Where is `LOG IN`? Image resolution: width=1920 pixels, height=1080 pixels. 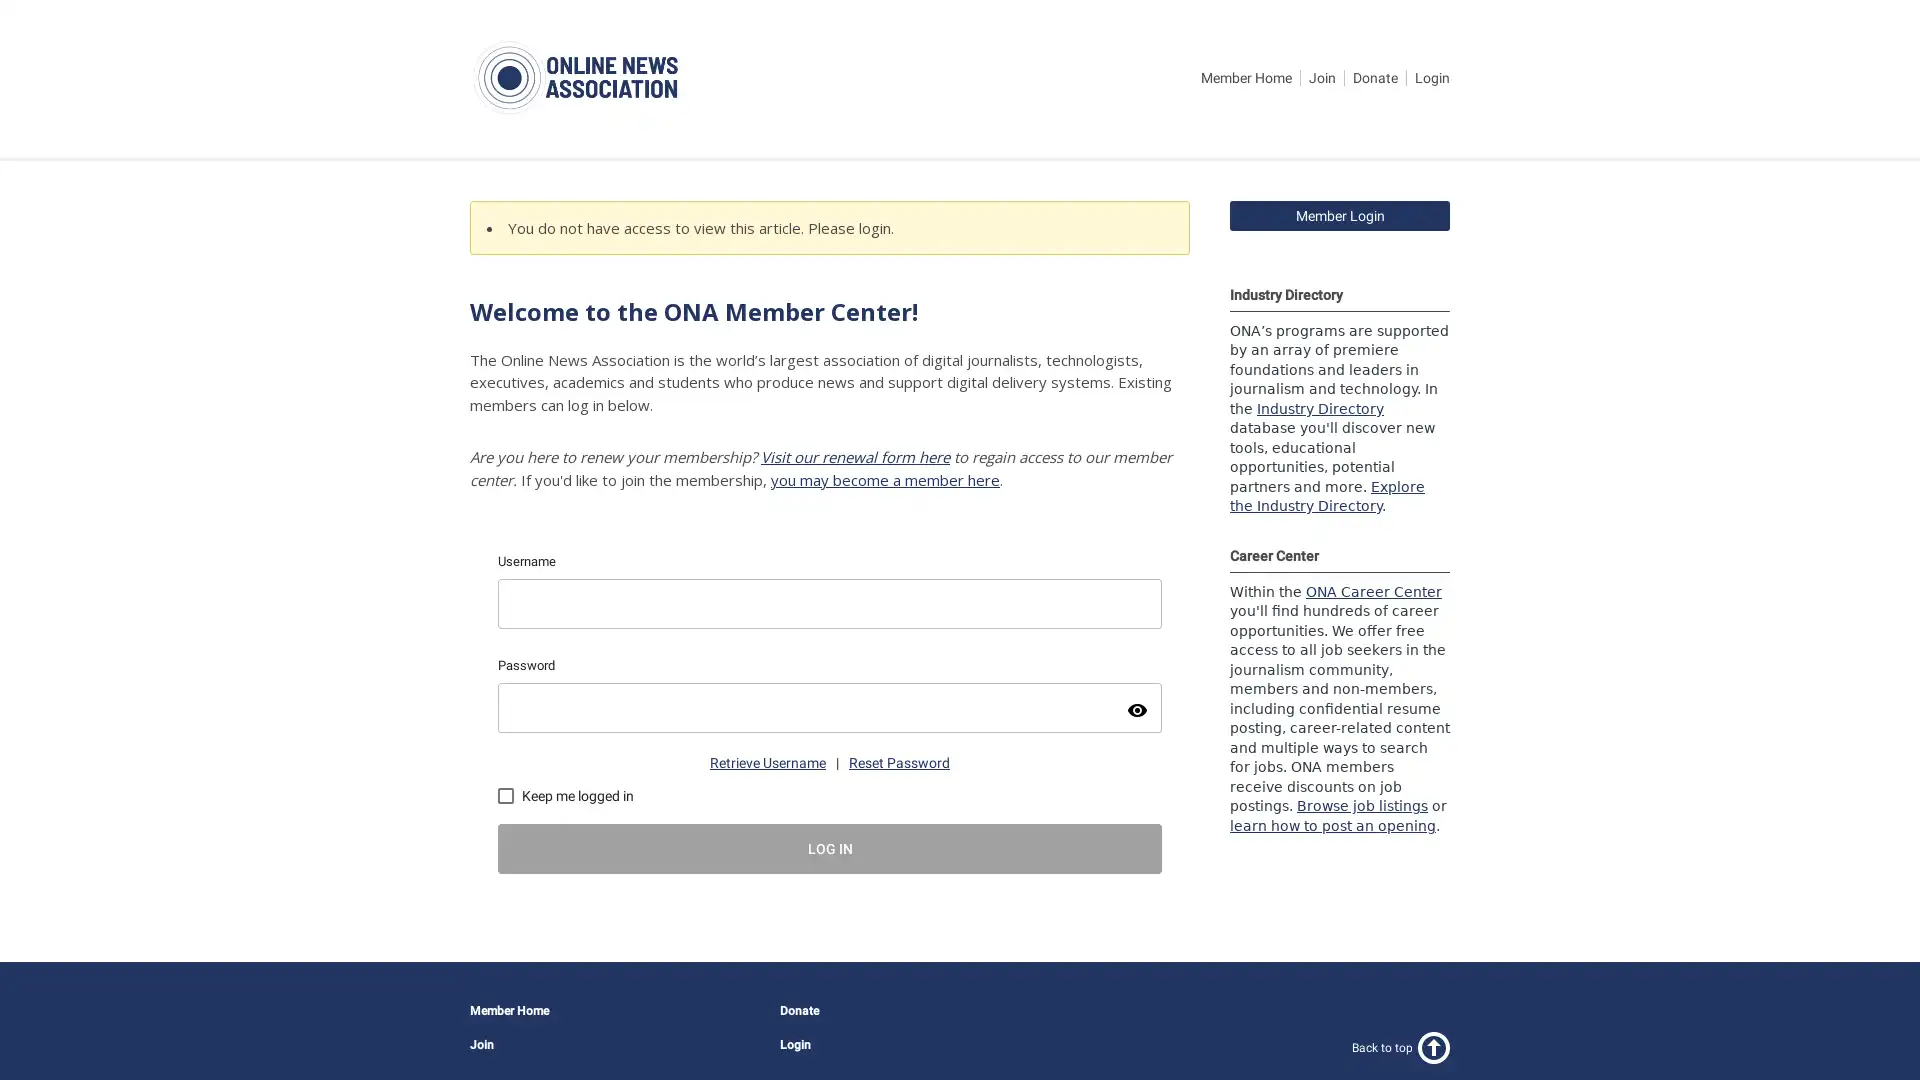
LOG IN is located at coordinates (830, 848).